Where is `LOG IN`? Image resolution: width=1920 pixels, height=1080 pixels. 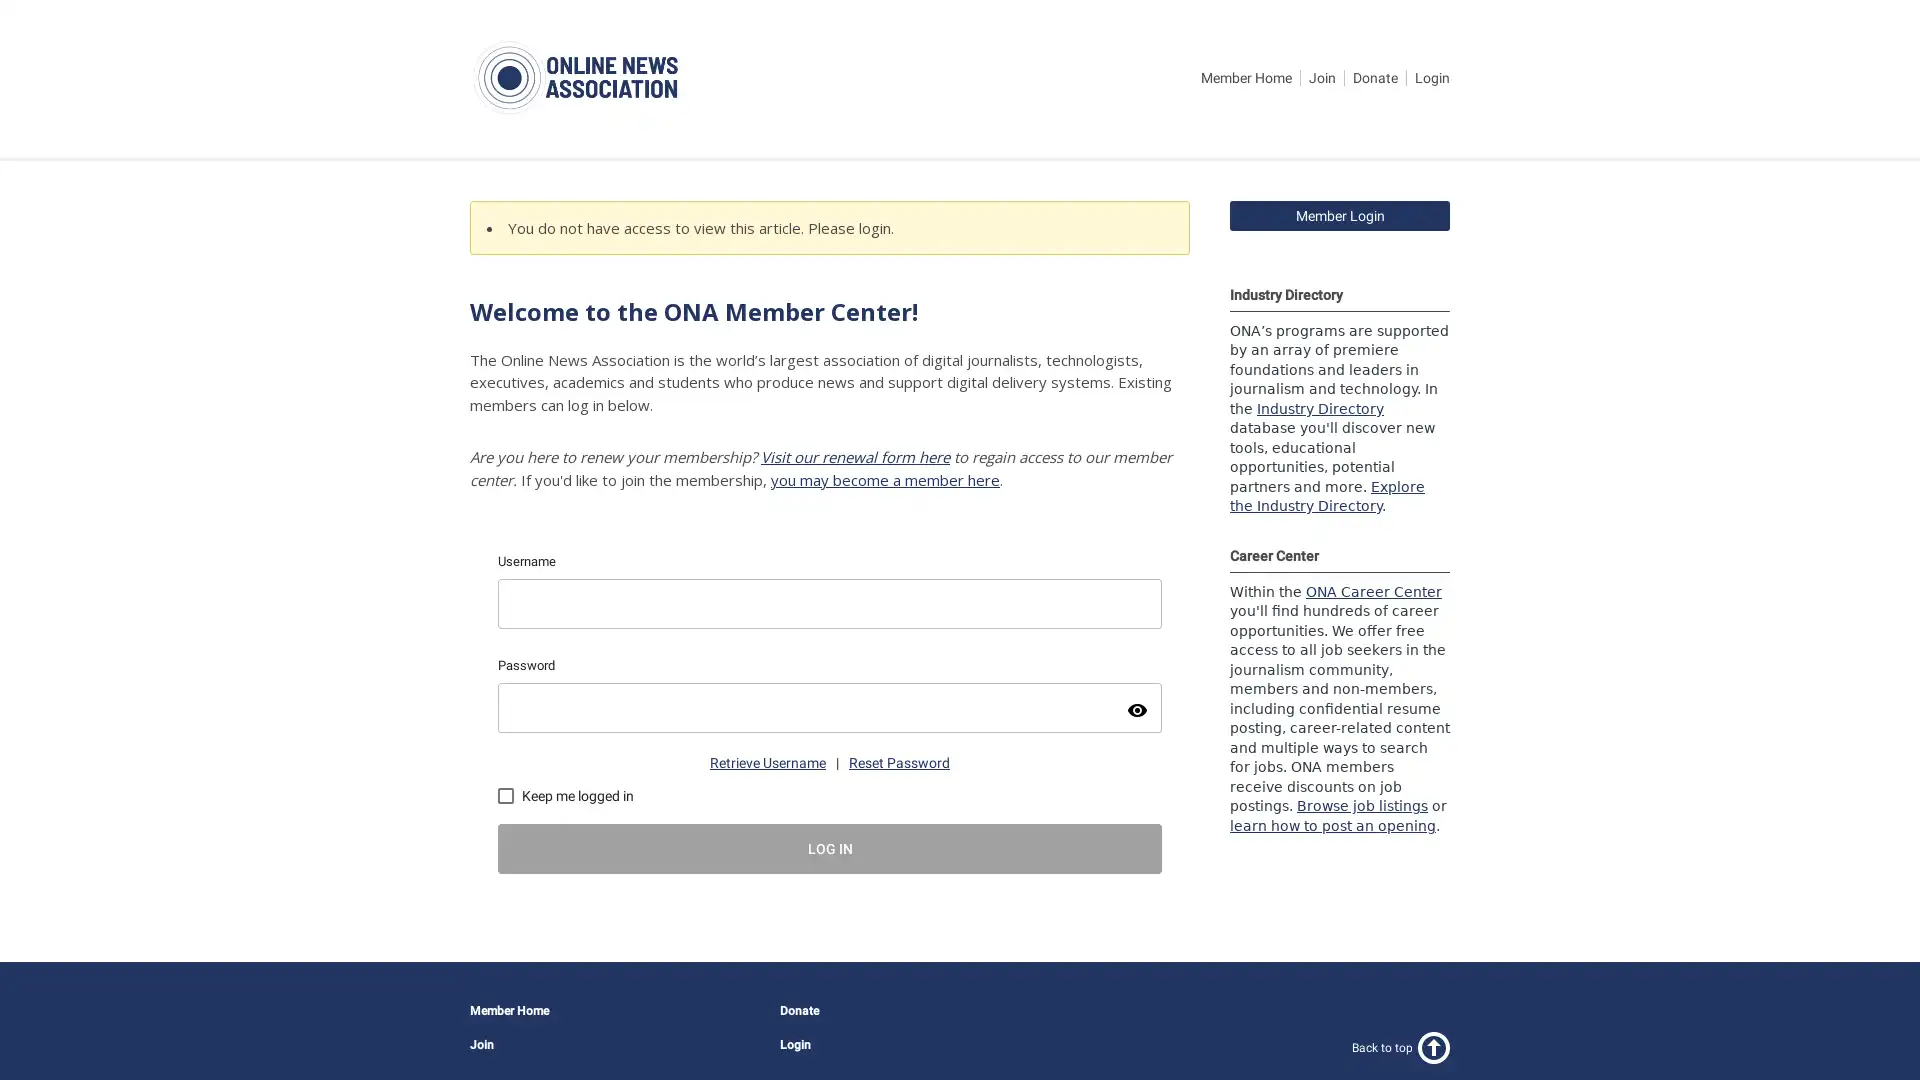
LOG IN is located at coordinates (830, 848).